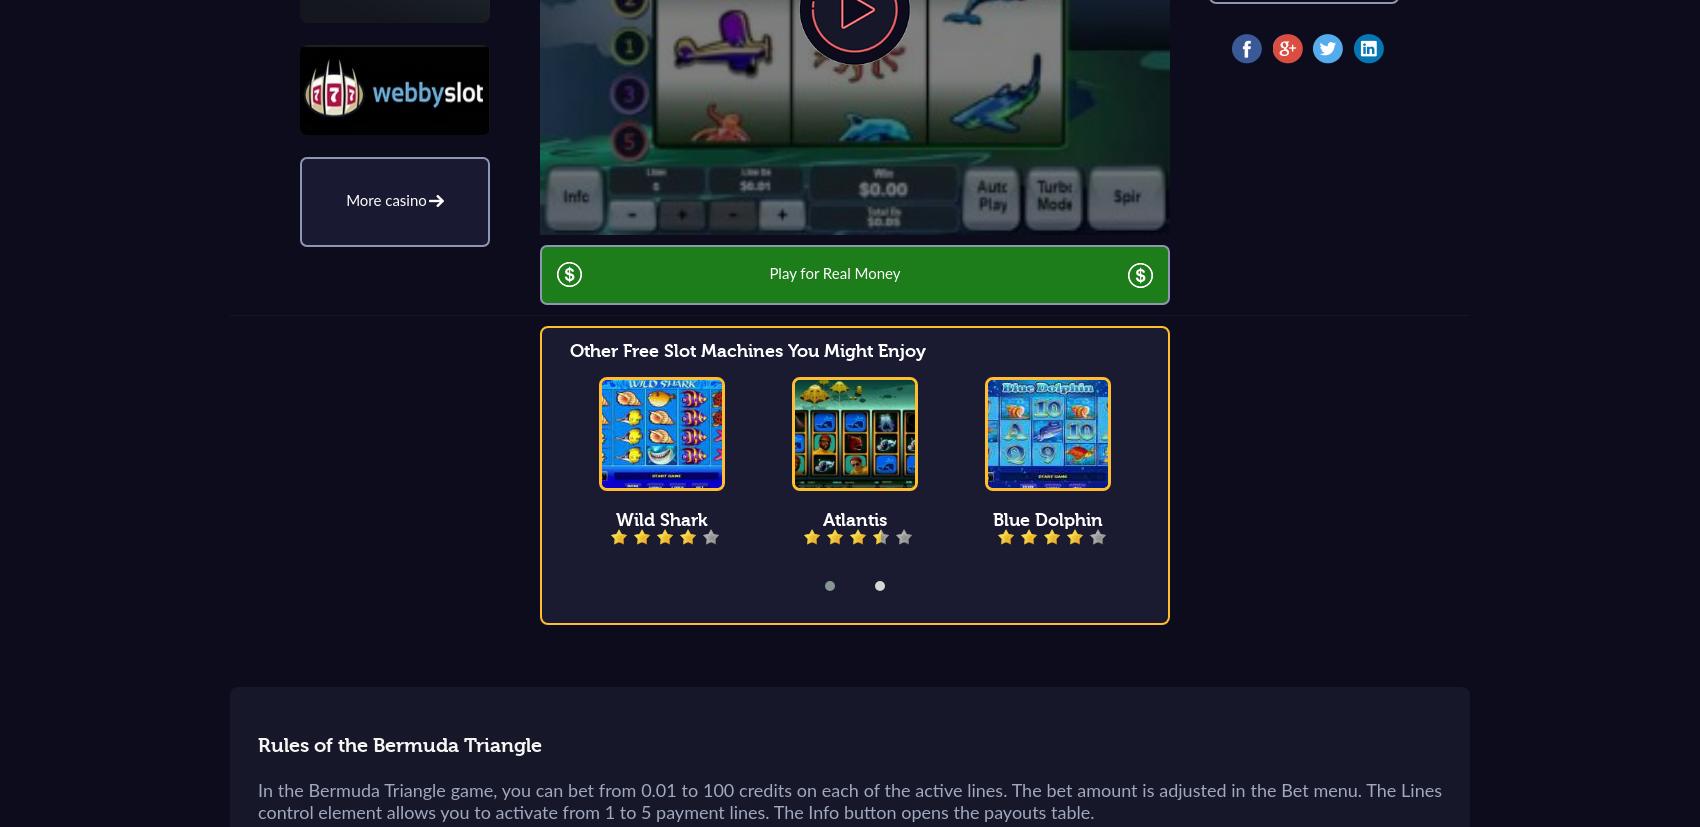 The height and width of the screenshot is (827, 1700). What do you see at coordinates (399, 744) in the screenshot?
I see `'Rules of the Bermuda Triangle'` at bounding box center [399, 744].